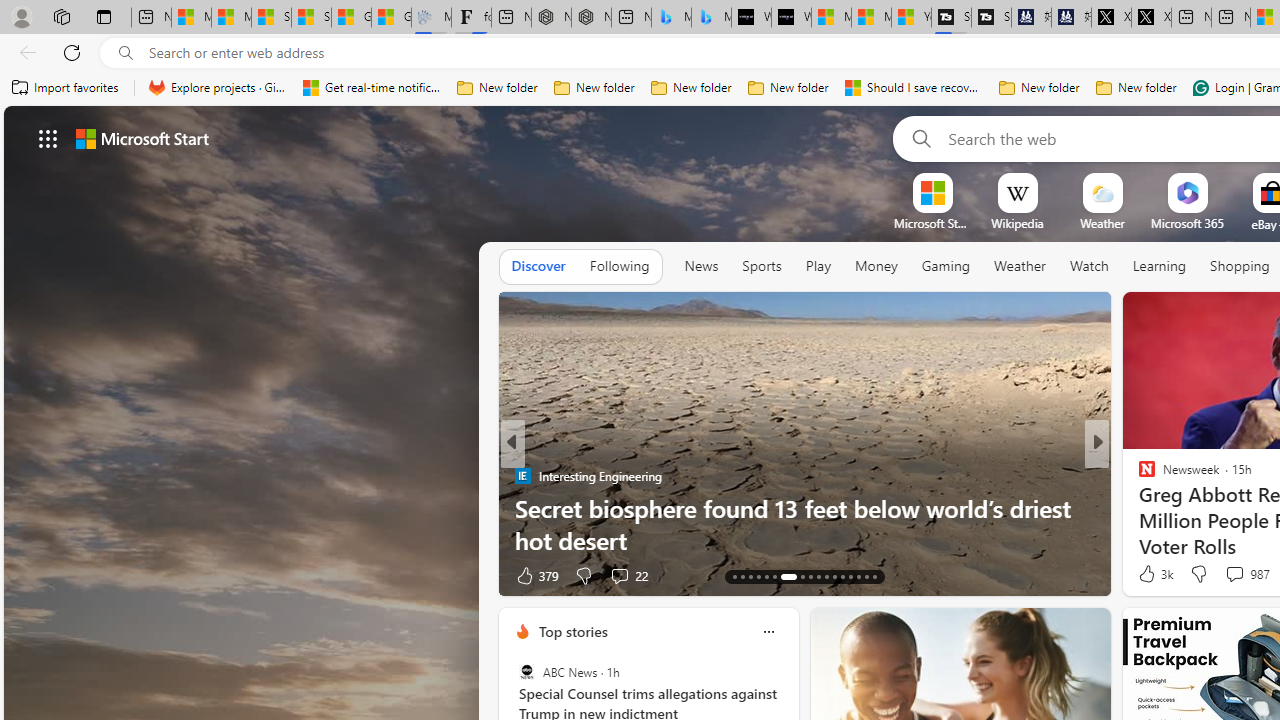  What do you see at coordinates (141, 137) in the screenshot?
I see `'Microsoft start'` at bounding box center [141, 137].